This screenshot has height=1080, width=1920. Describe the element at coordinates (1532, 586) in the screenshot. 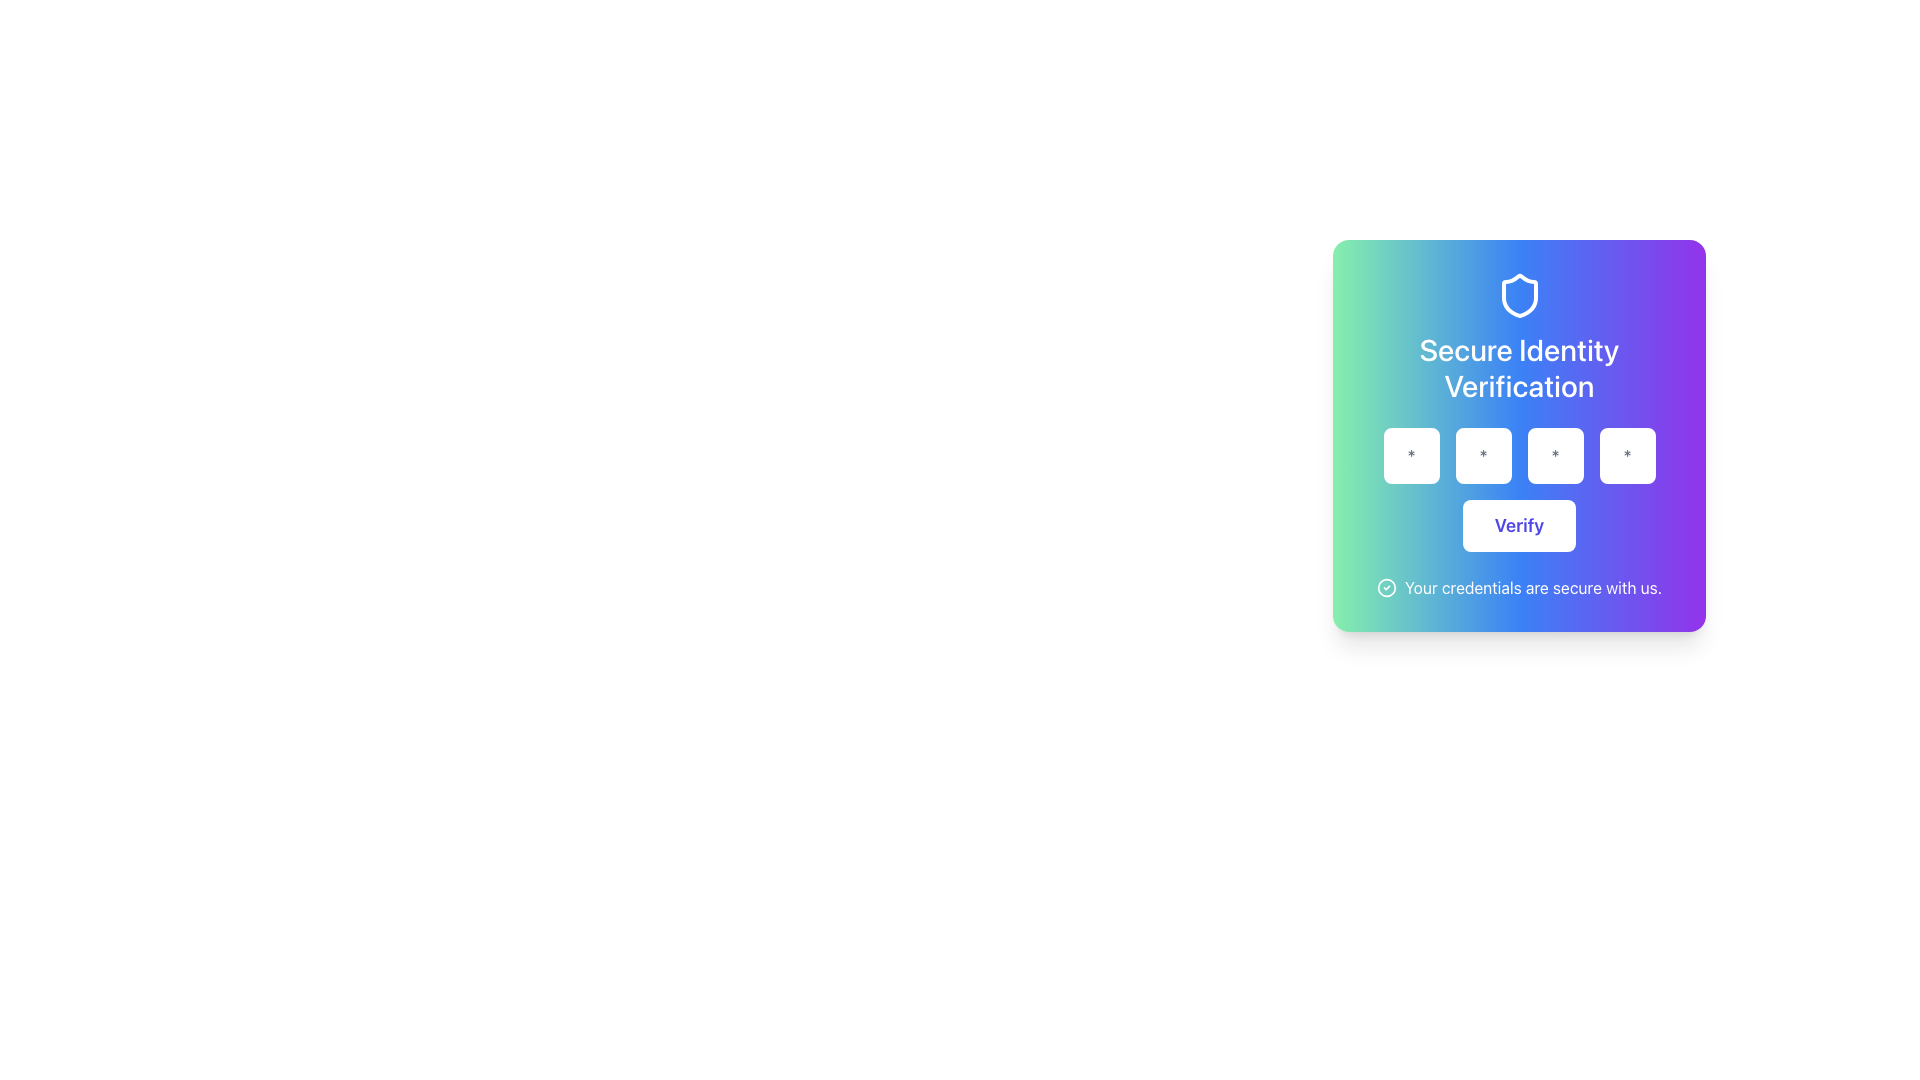

I see `the static text label that reassures users about the security of their login credentials during the verification process, located in the bottom section of a card-like user interface, adjacent to a circular checkmark icon` at that location.